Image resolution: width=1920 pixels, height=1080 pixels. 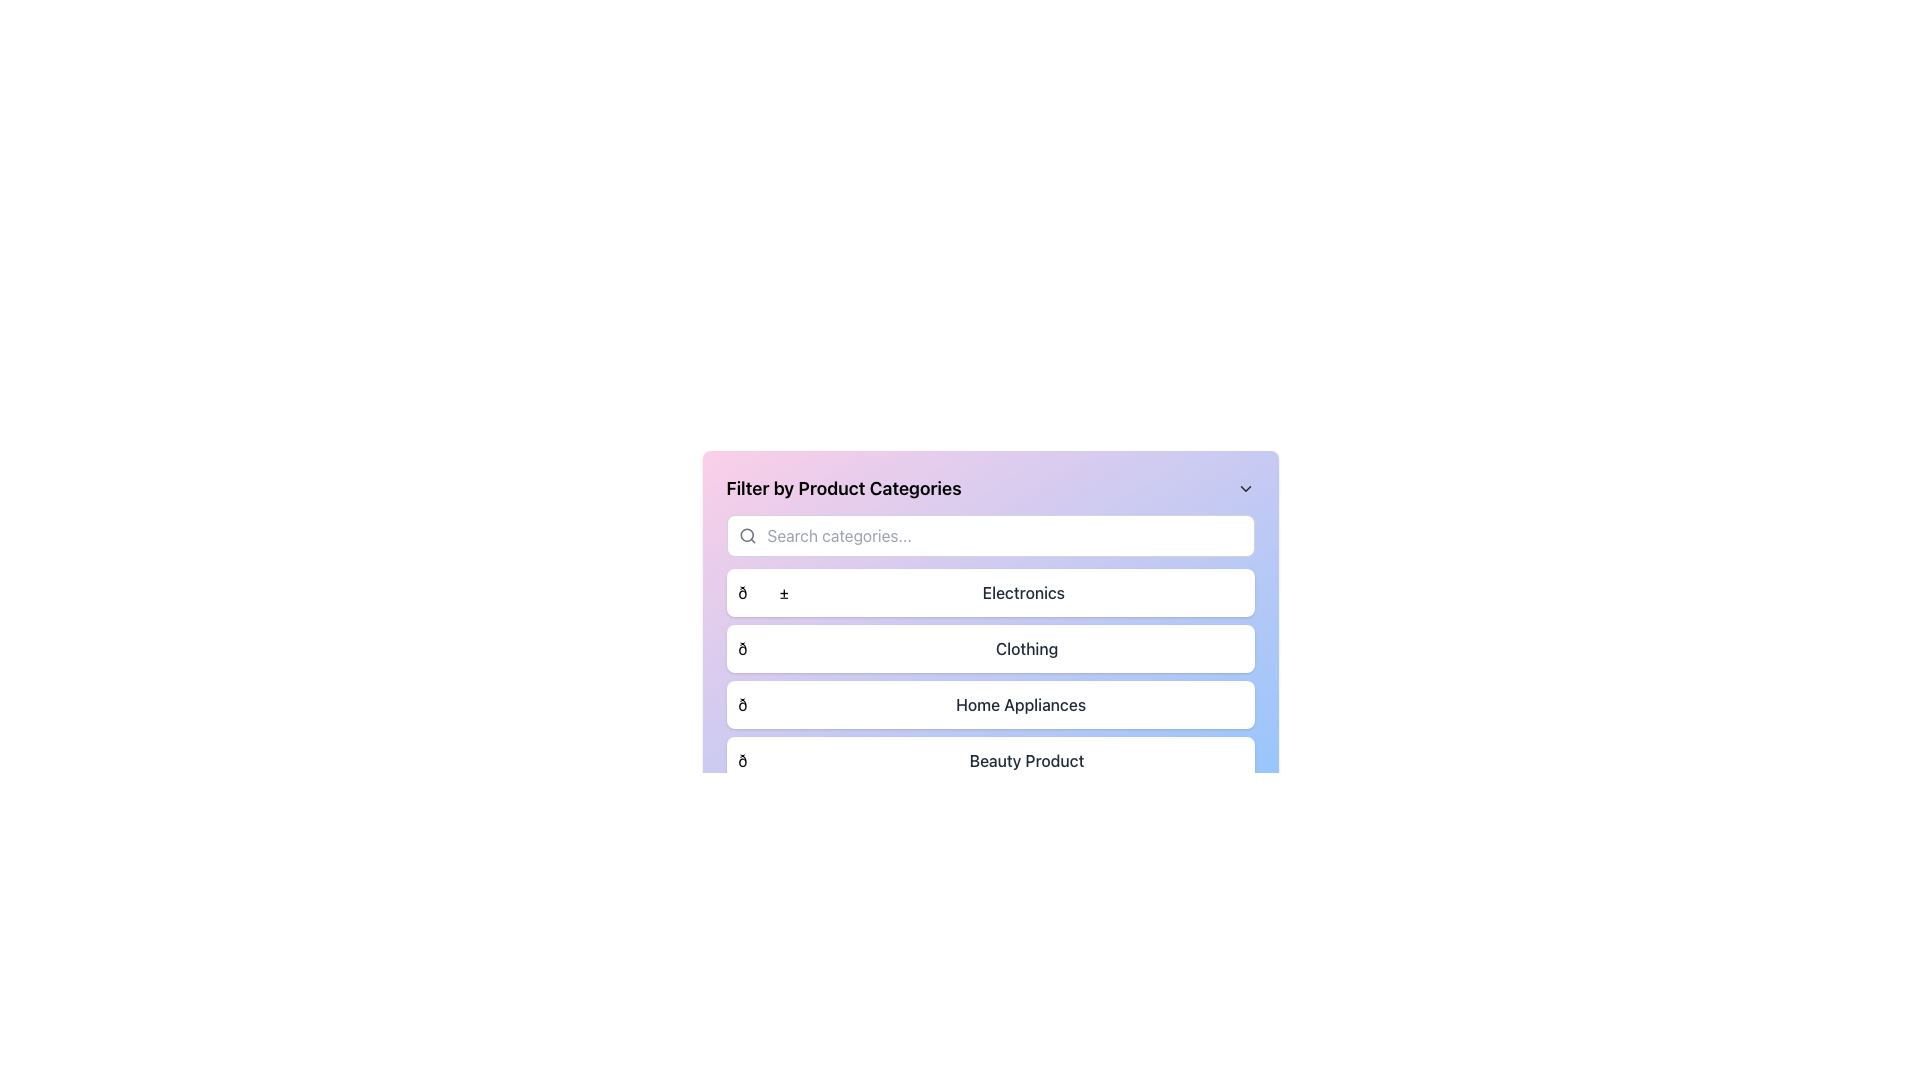 What do you see at coordinates (745, 534) in the screenshot?
I see `the circular component of the search icon, which is part of a magnifying glass symbol, positioned to the left of the 'Search categories...' input field` at bounding box center [745, 534].